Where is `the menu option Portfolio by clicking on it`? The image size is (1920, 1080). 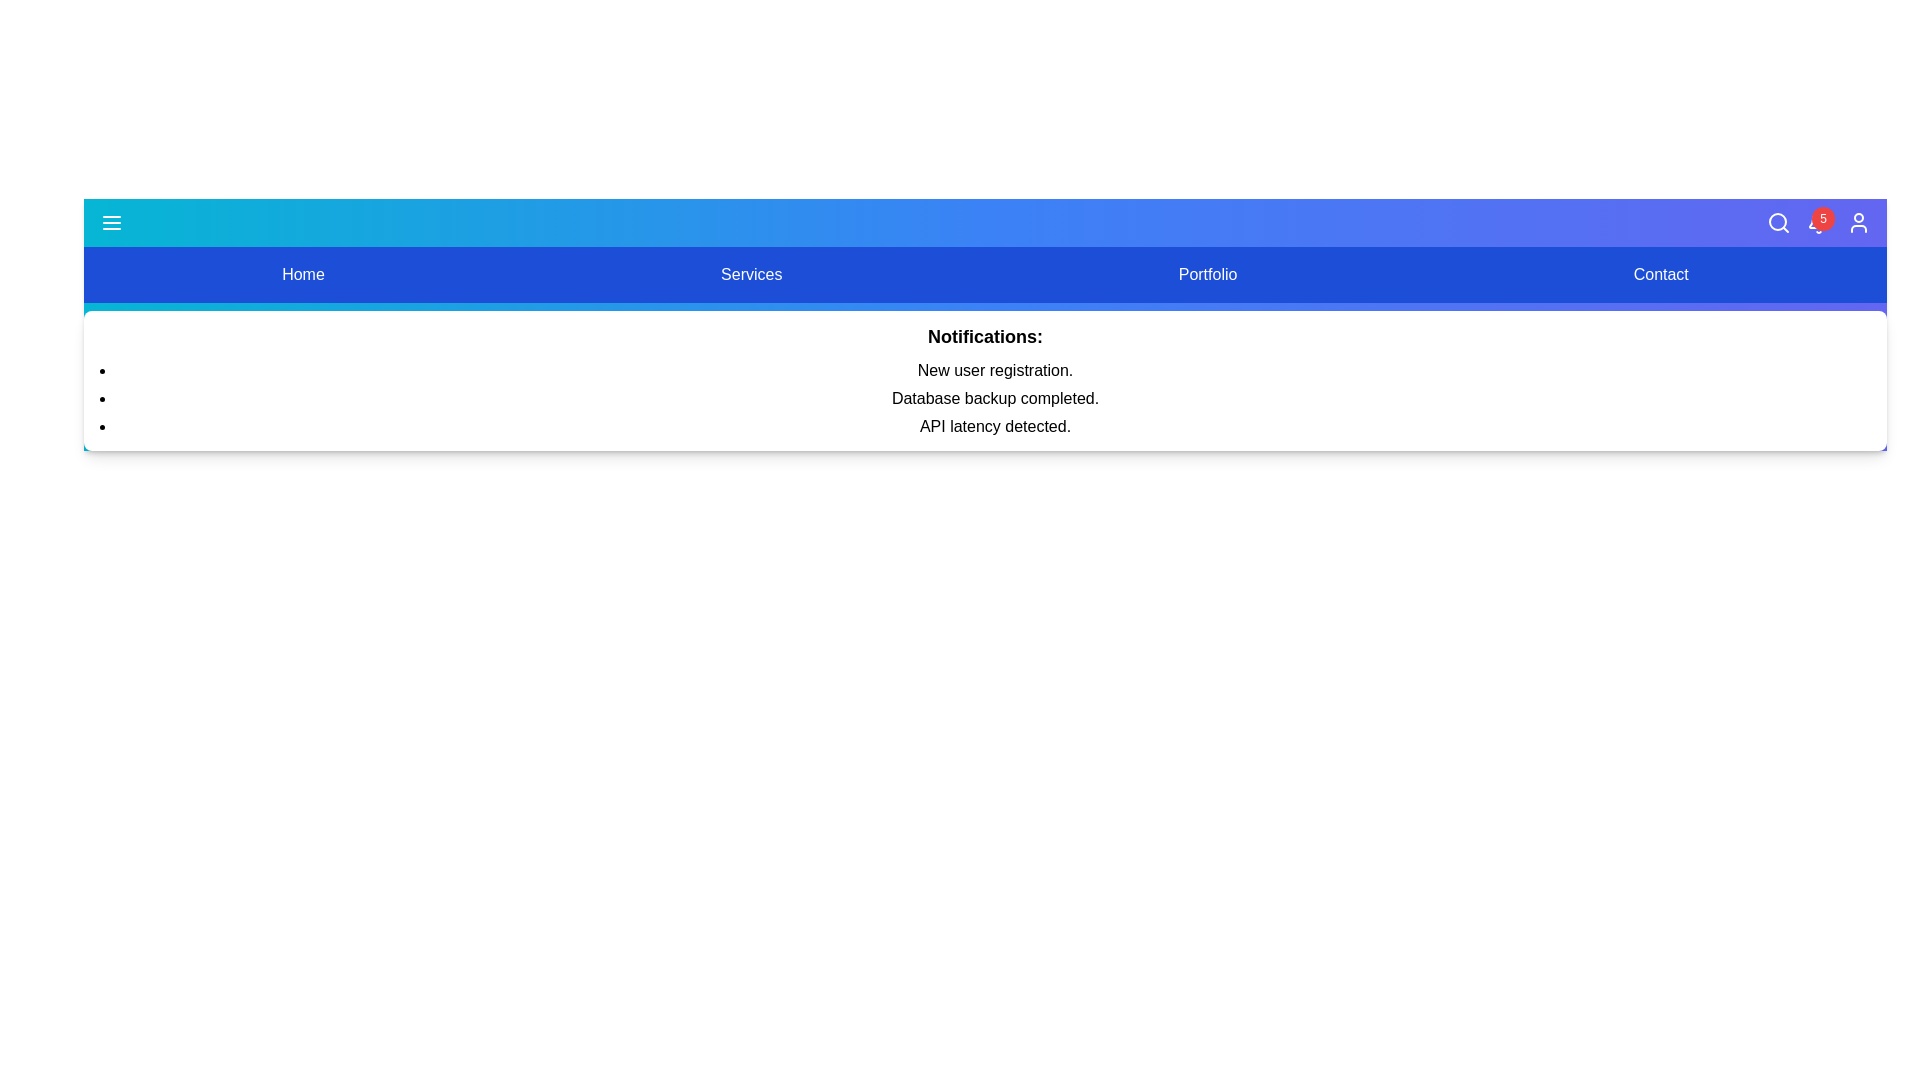 the menu option Portfolio by clicking on it is located at coordinates (1207, 274).